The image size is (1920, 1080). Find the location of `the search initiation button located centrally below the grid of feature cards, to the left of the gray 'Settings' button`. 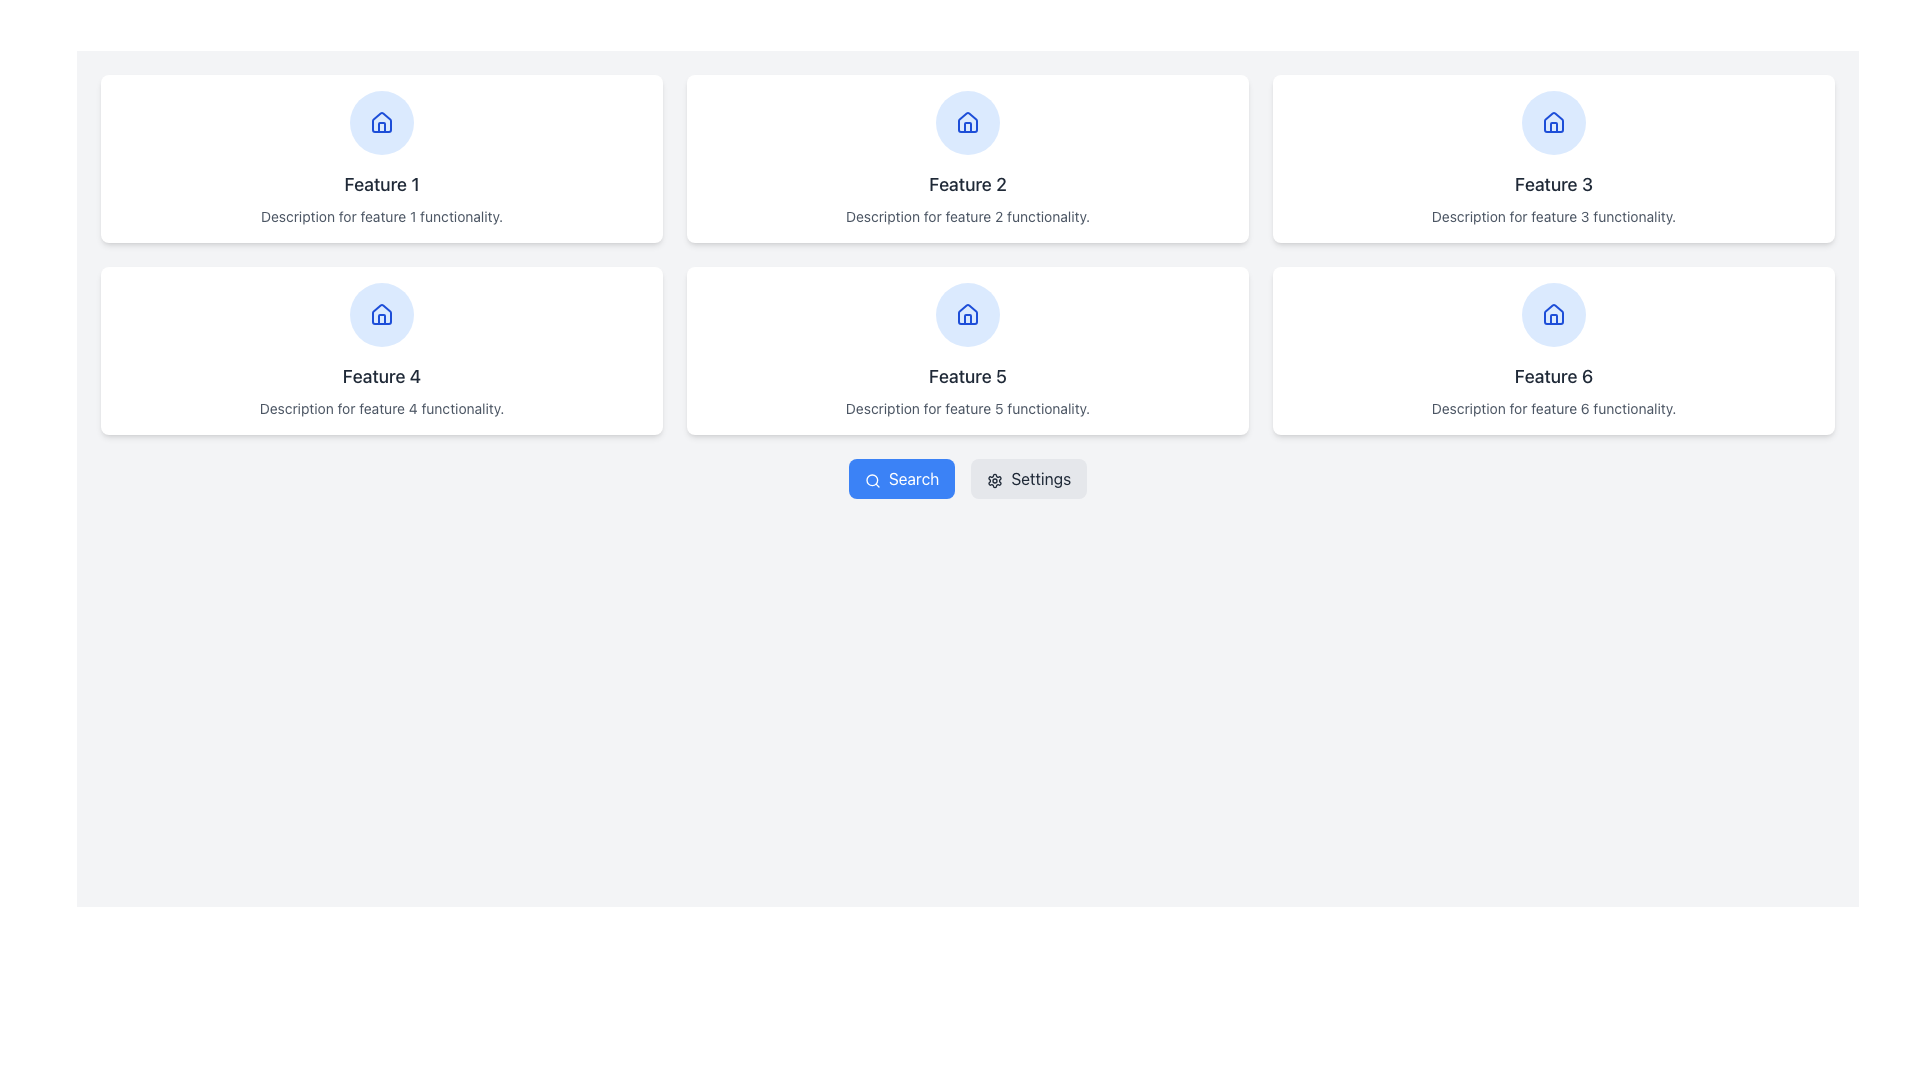

the search initiation button located centrally below the grid of feature cards, to the left of the gray 'Settings' button is located at coordinates (901, 478).